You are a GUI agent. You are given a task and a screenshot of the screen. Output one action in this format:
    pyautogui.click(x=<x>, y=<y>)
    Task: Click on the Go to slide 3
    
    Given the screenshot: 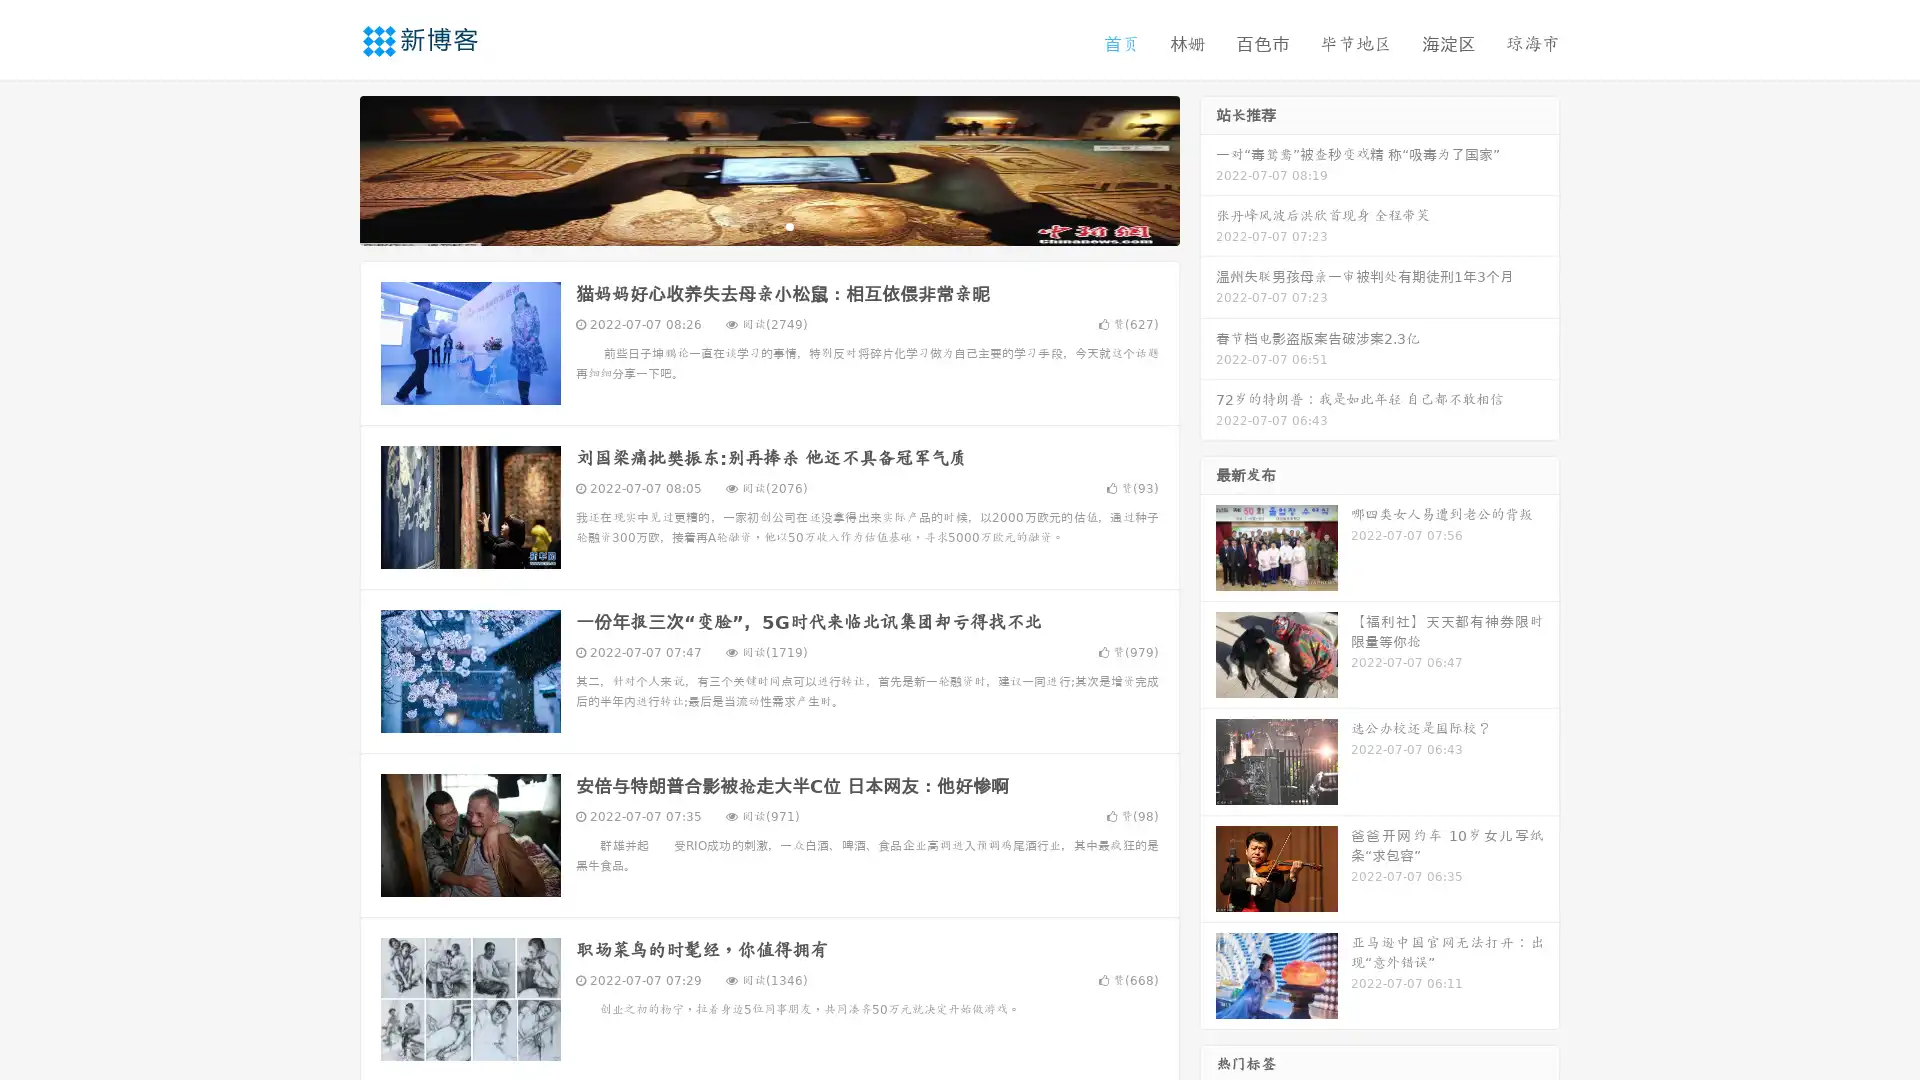 What is the action you would take?
    pyautogui.click(x=789, y=225)
    